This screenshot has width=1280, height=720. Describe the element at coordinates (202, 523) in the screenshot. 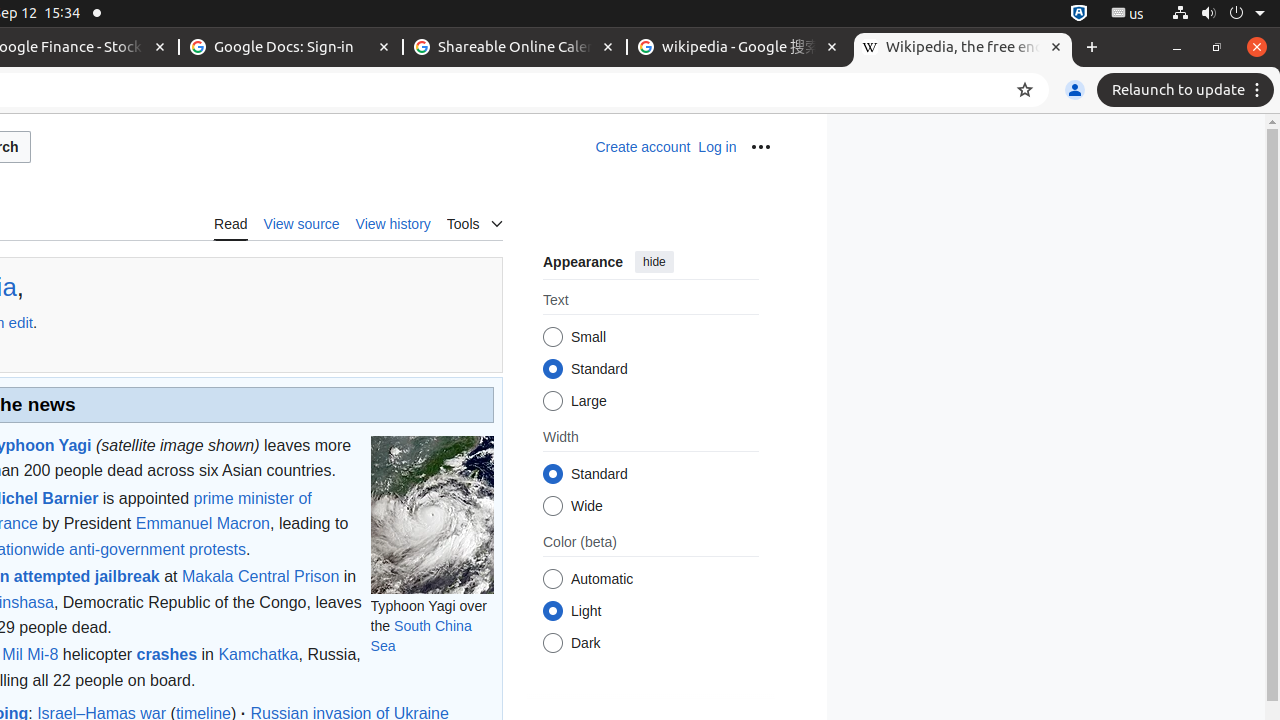

I see `'Emmanuel Macron'` at that location.